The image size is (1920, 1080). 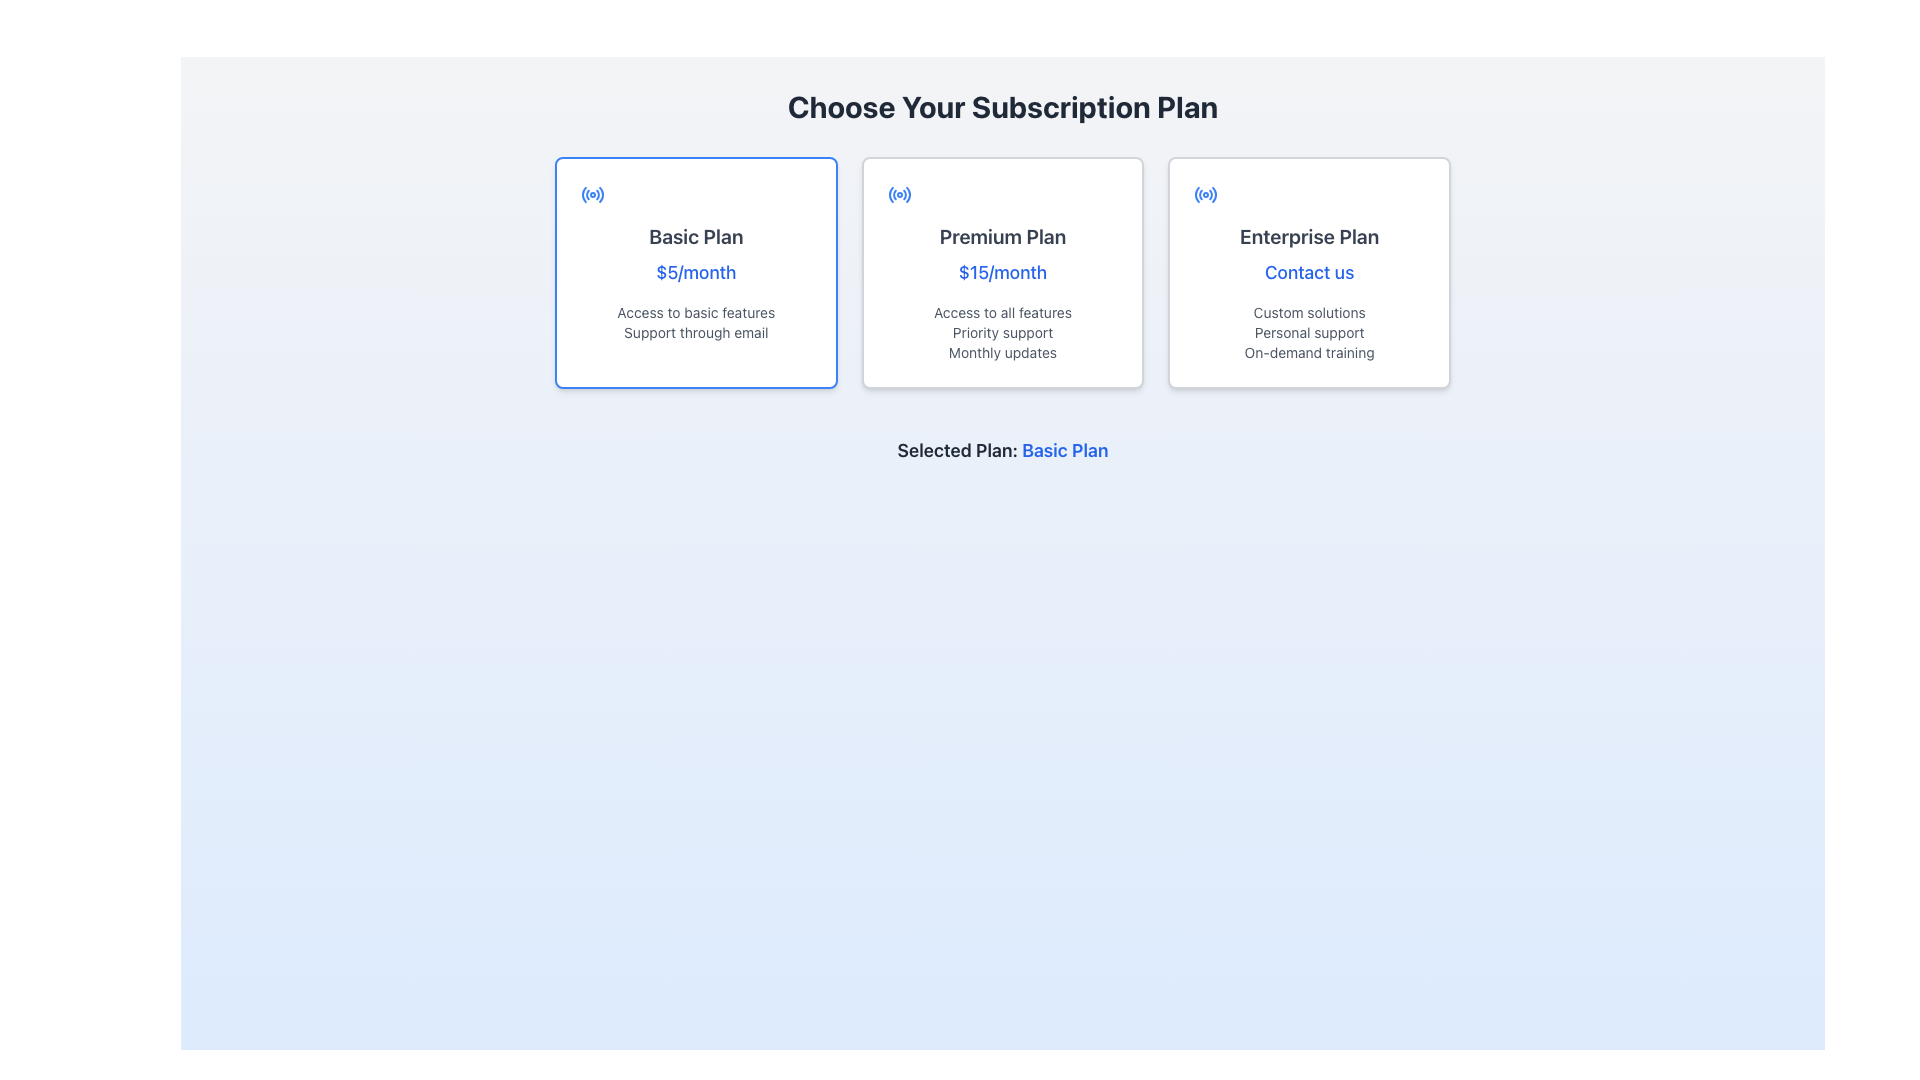 What do you see at coordinates (696, 331) in the screenshot?
I see `the text element displaying 'Support through email' located within the 'Basic Plan' card under the subscription options section` at bounding box center [696, 331].